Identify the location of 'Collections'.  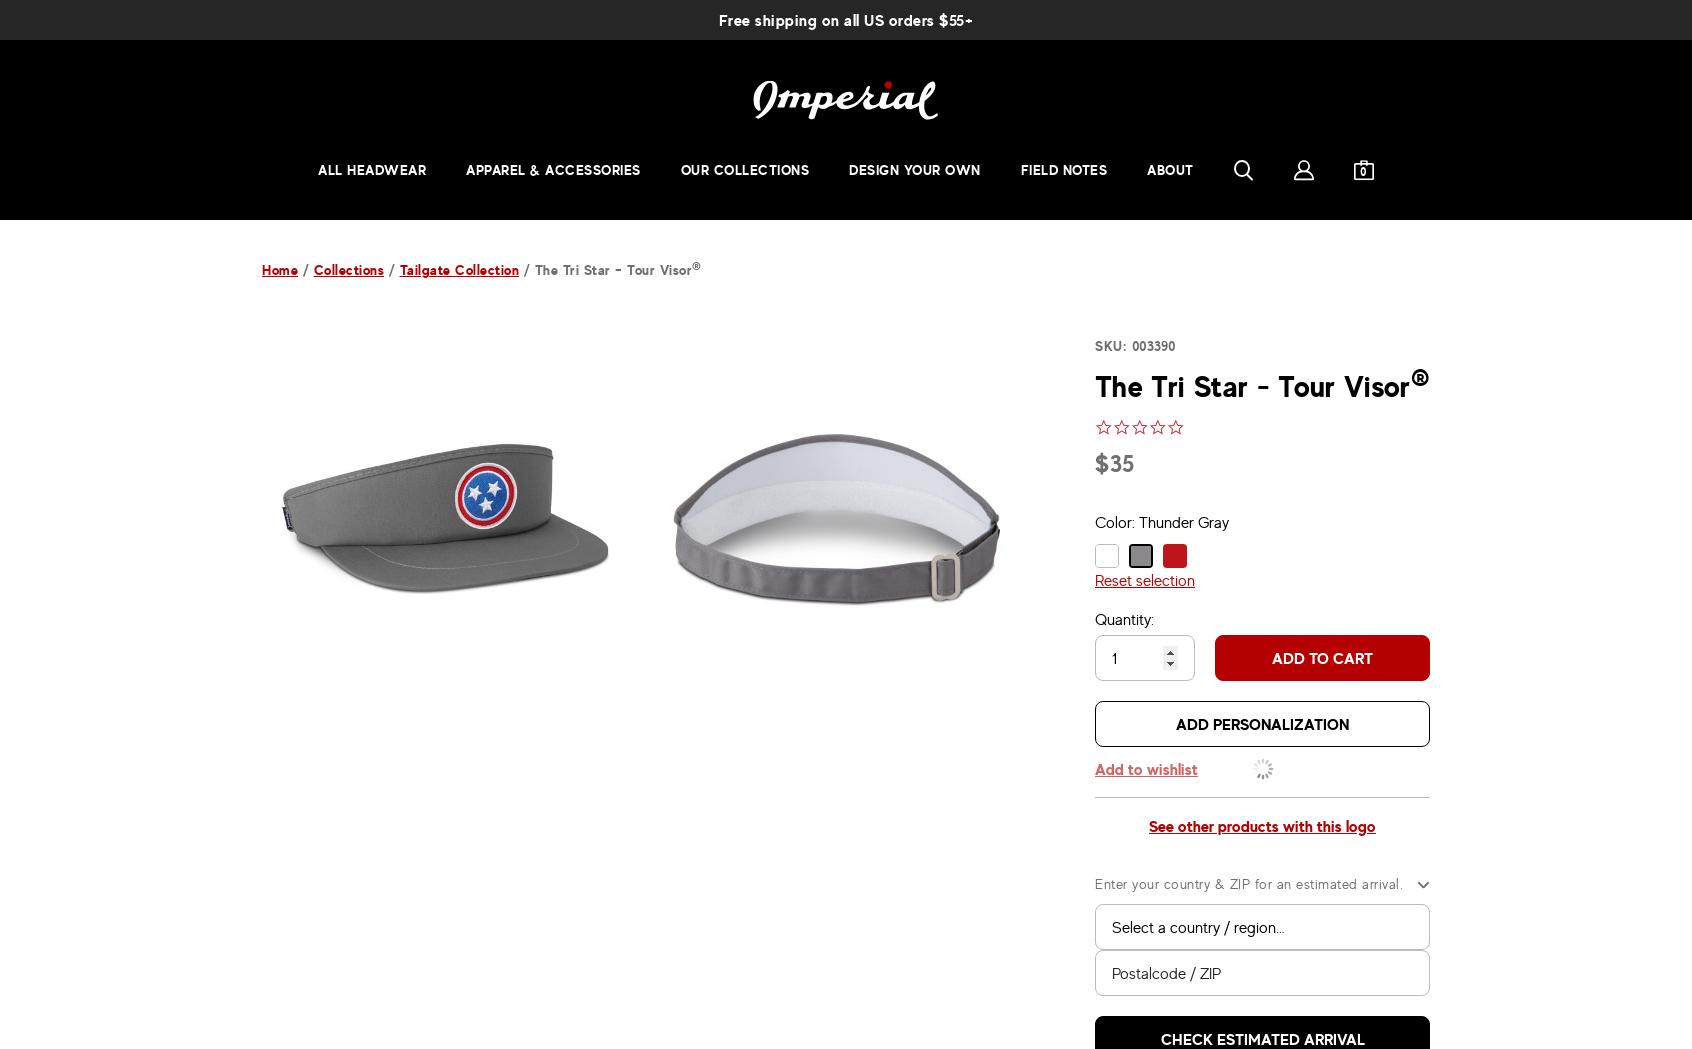
(347, 268).